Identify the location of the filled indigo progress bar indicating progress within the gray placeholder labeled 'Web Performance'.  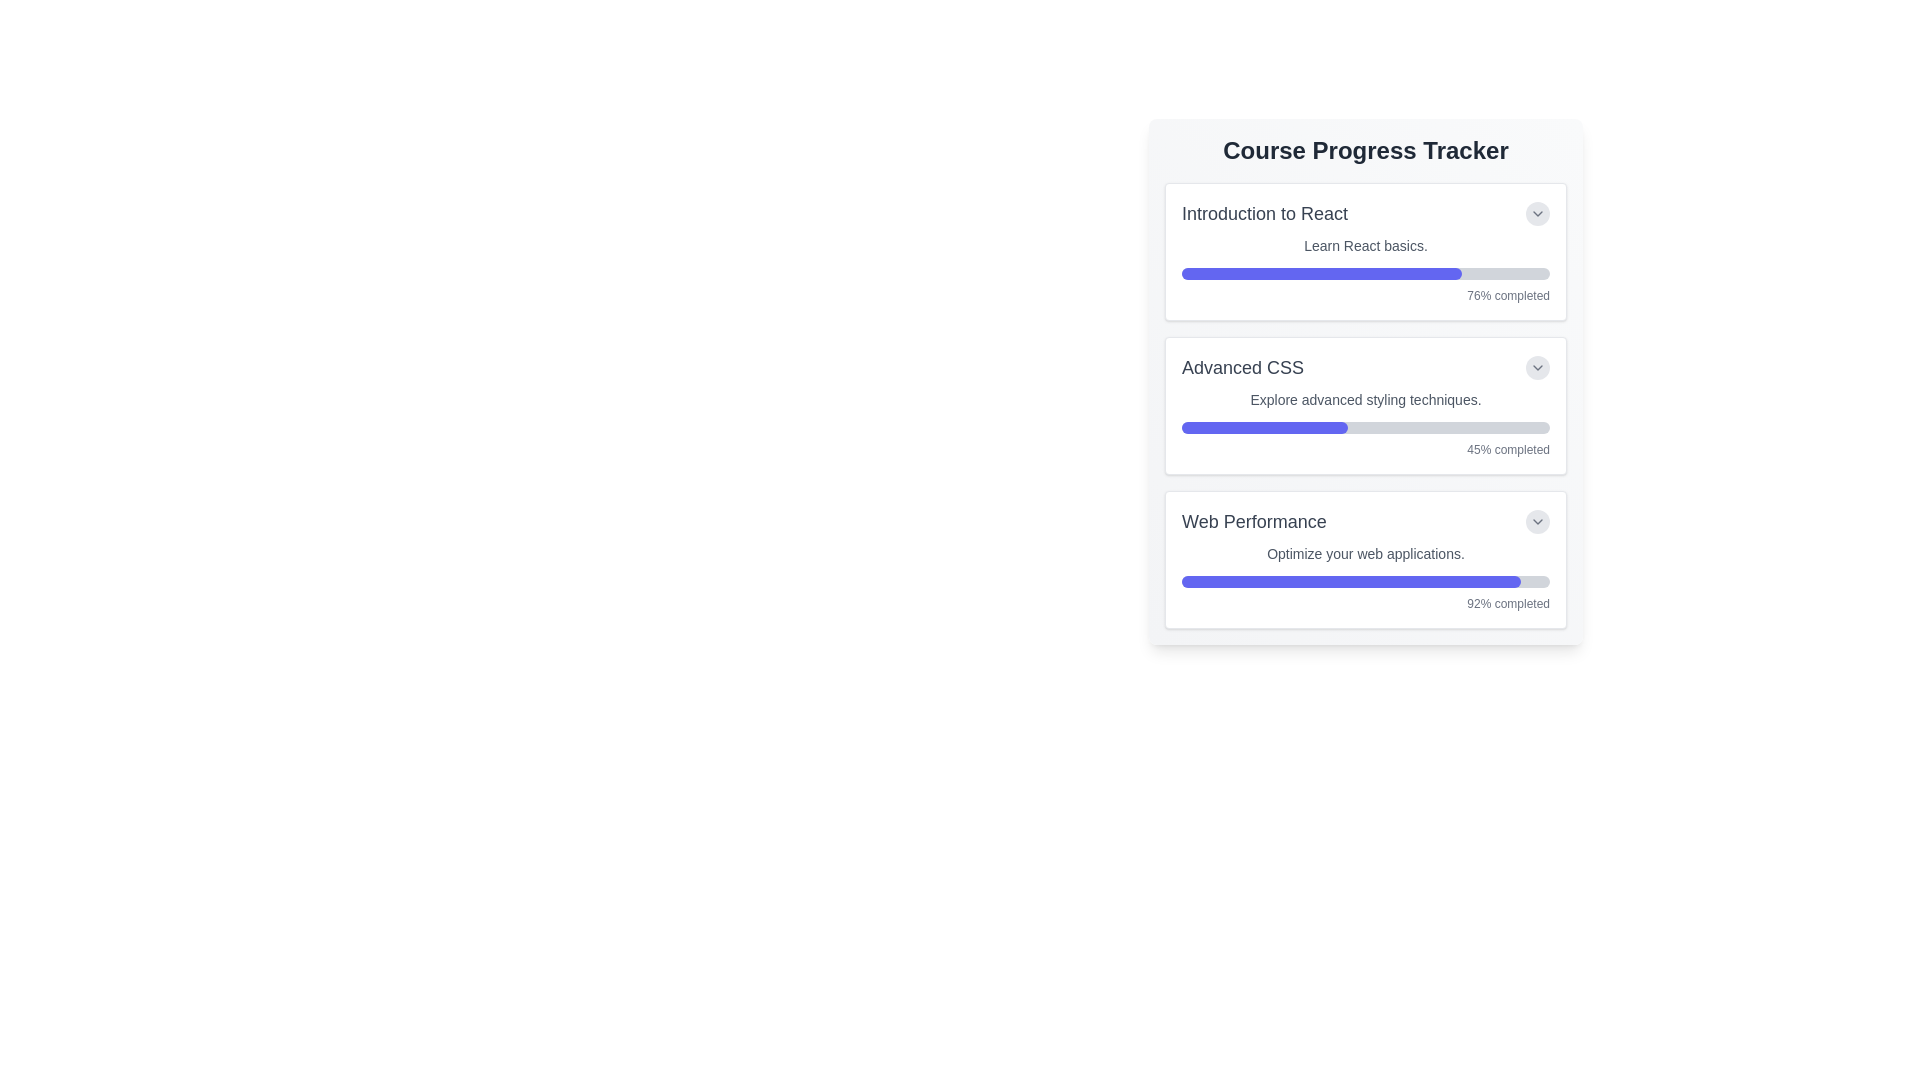
(1351, 582).